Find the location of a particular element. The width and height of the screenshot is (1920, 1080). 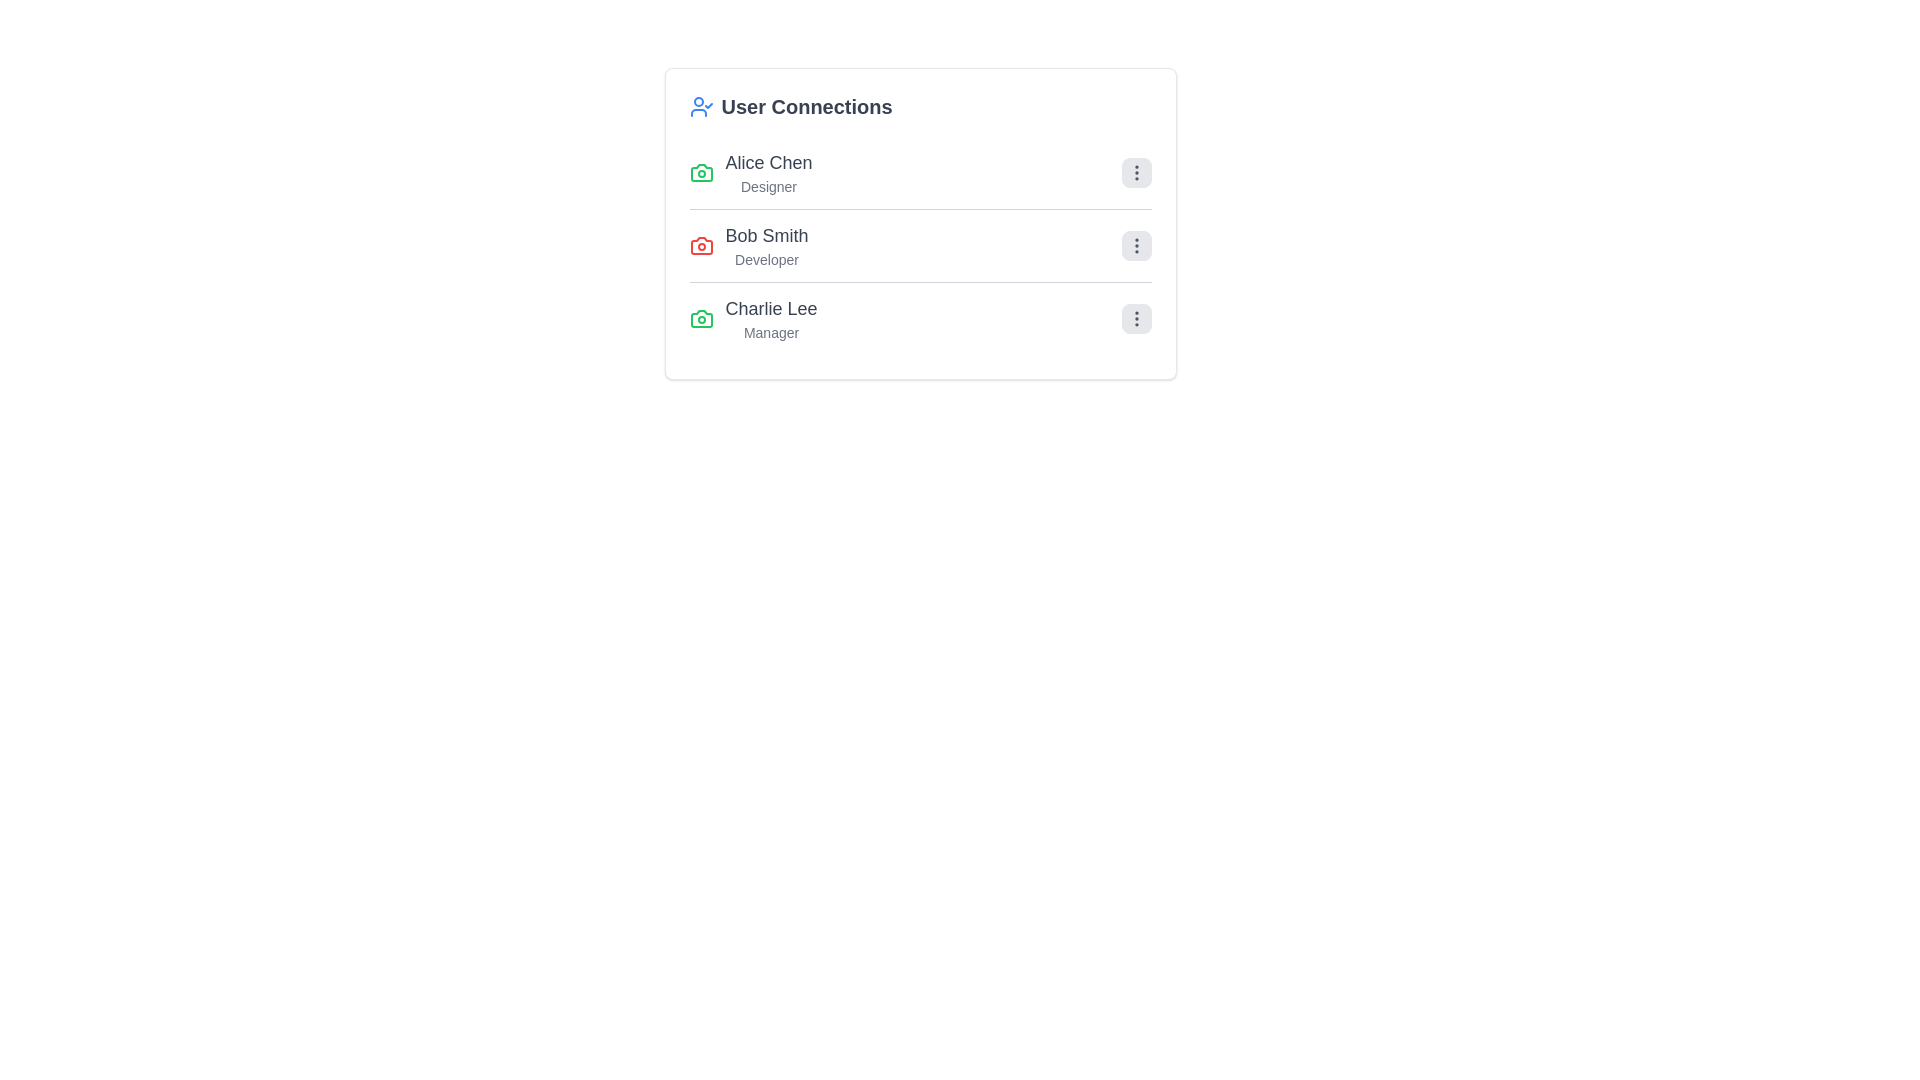

the text label displaying the name 'Charlie Lee', which is the third listed user in the vertical list, located above the subtitle 'Manager' is located at coordinates (770, 308).